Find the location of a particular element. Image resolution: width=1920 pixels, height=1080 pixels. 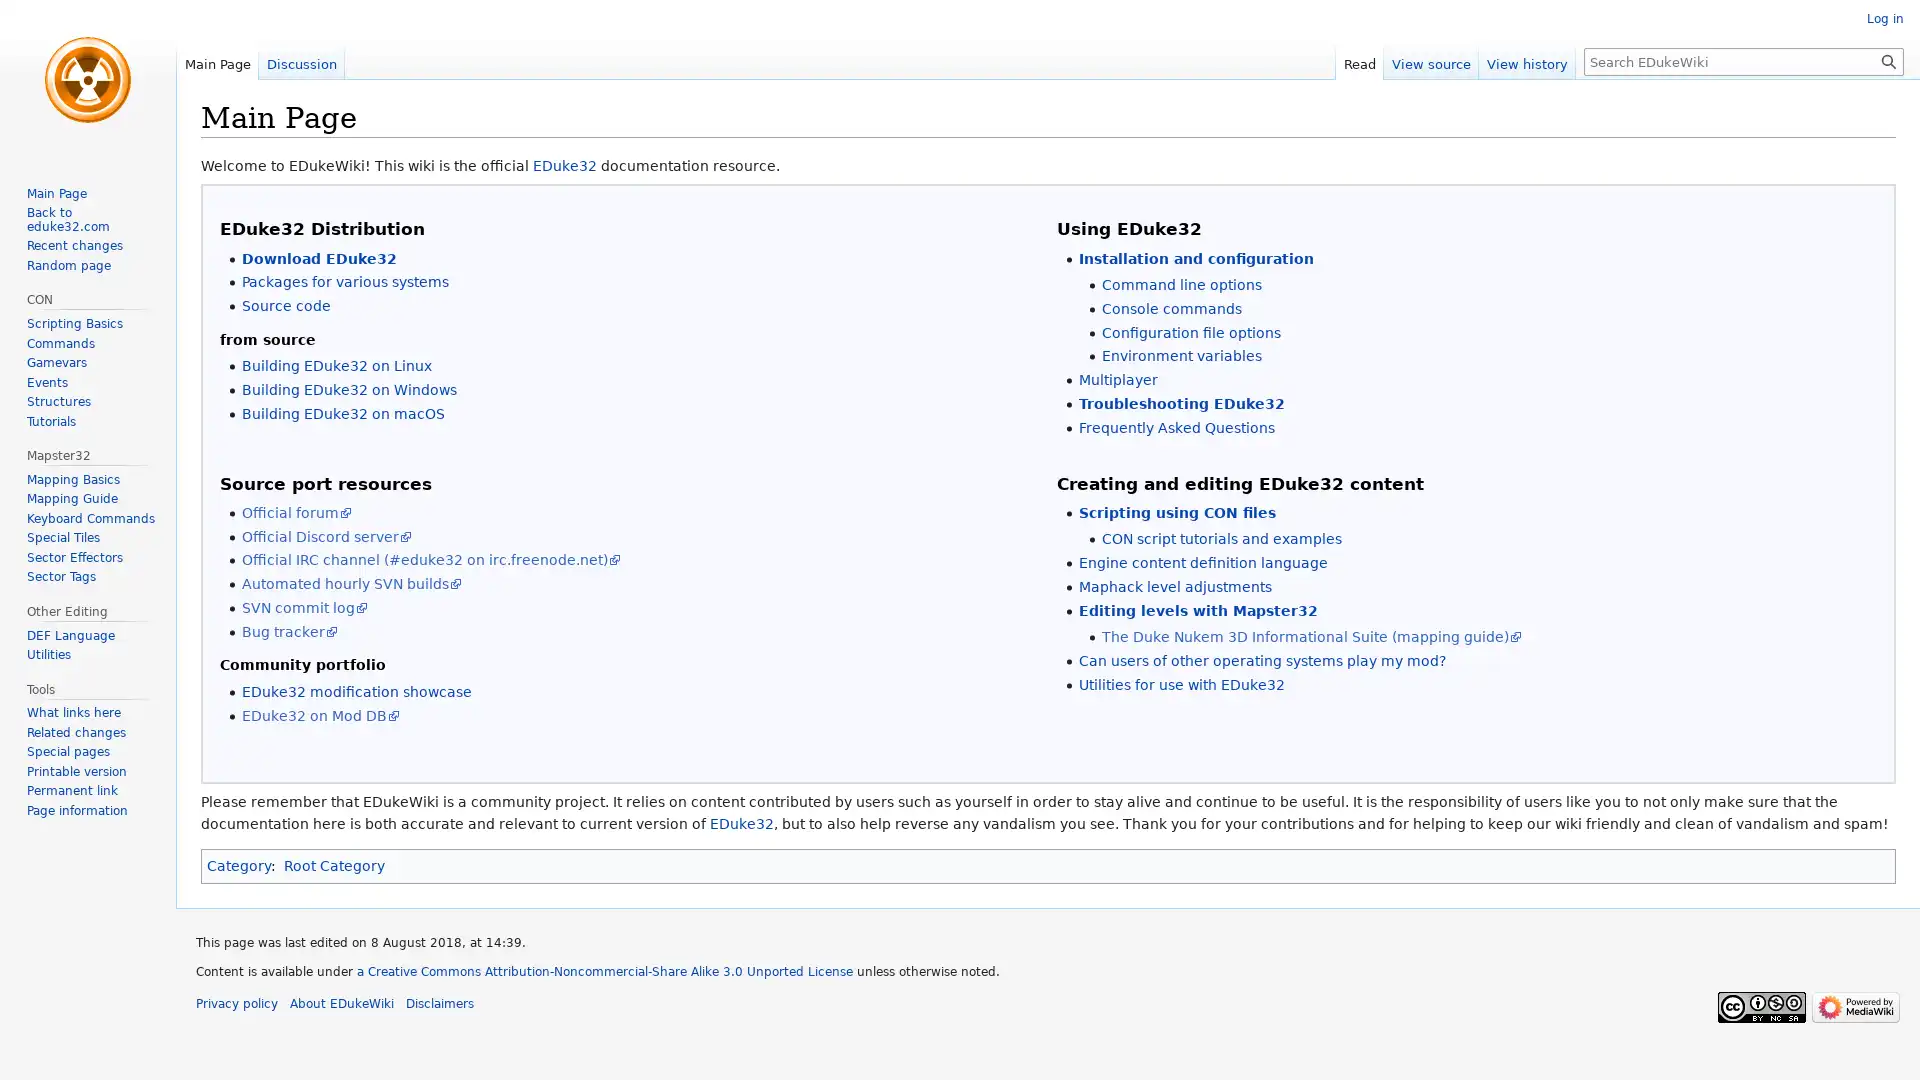

Search is located at coordinates (1888, 60).